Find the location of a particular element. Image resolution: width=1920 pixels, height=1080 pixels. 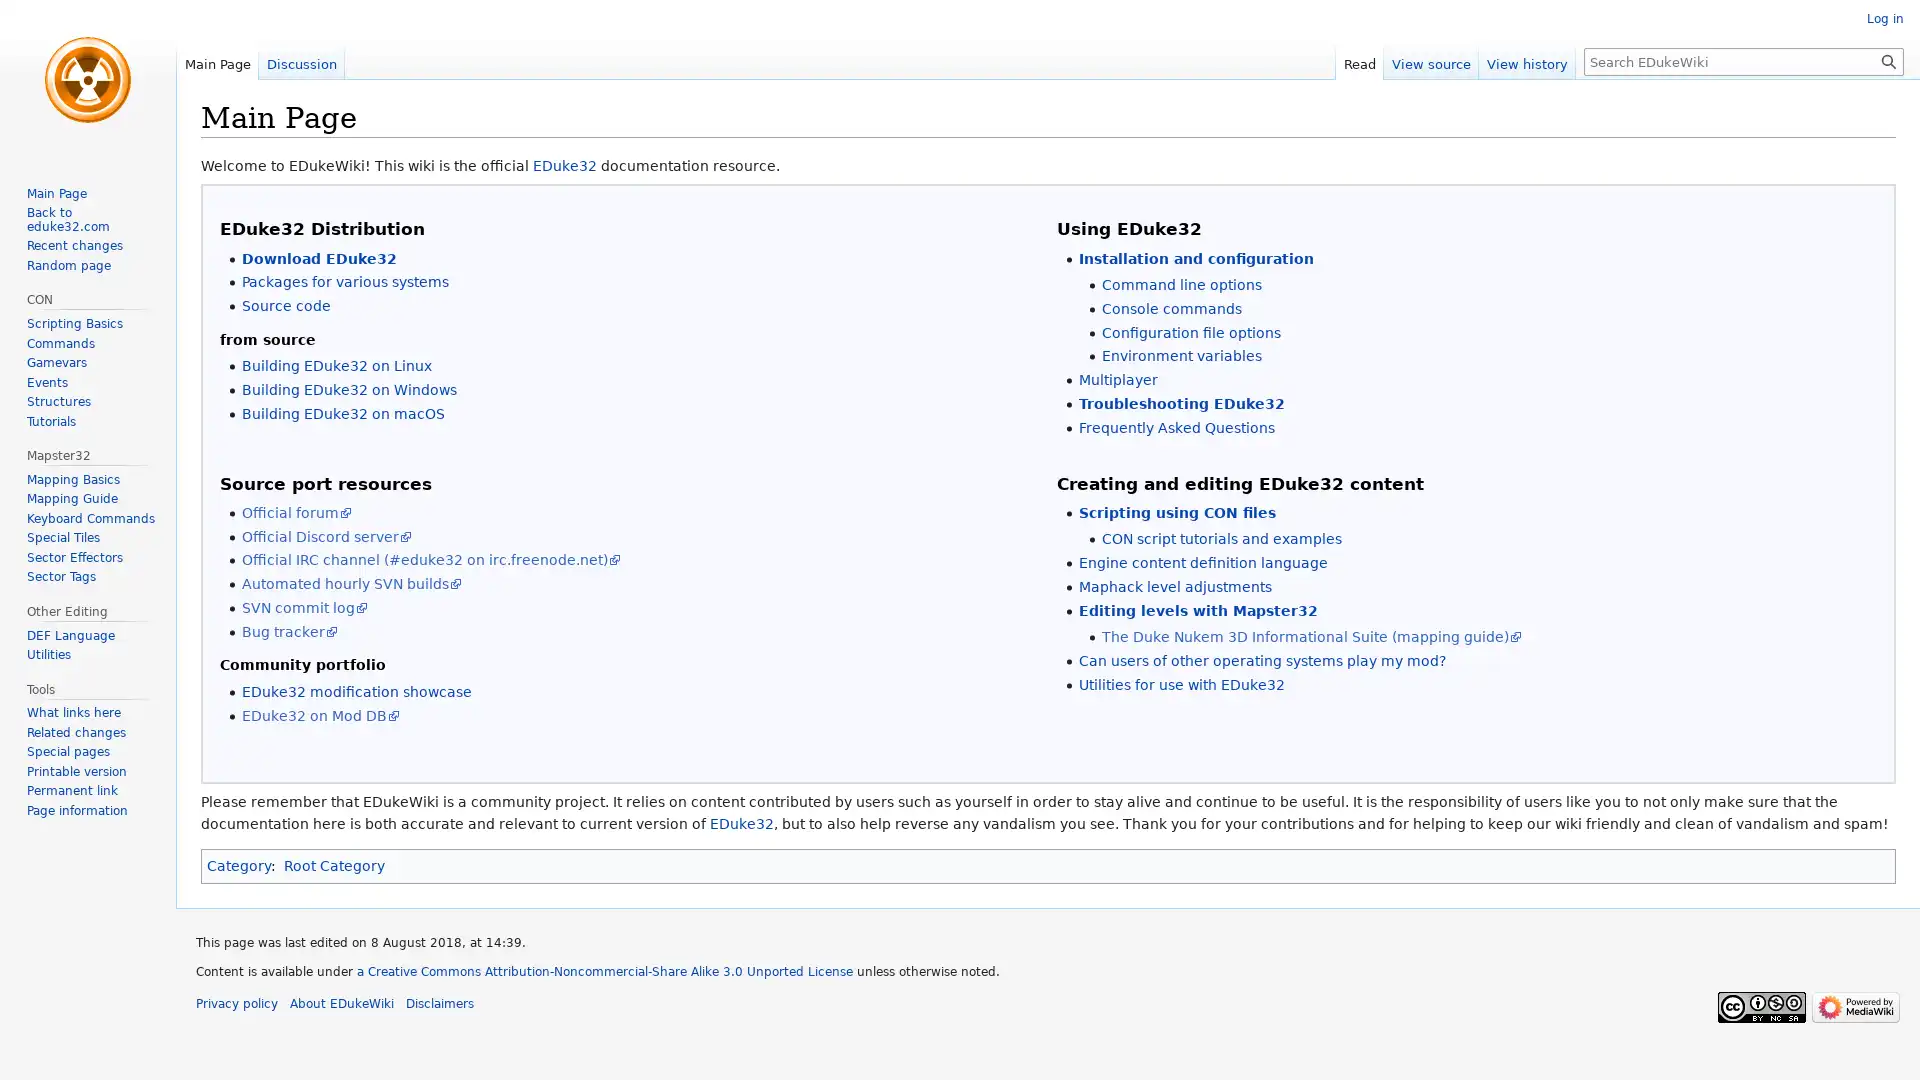

Search is located at coordinates (1888, 60).